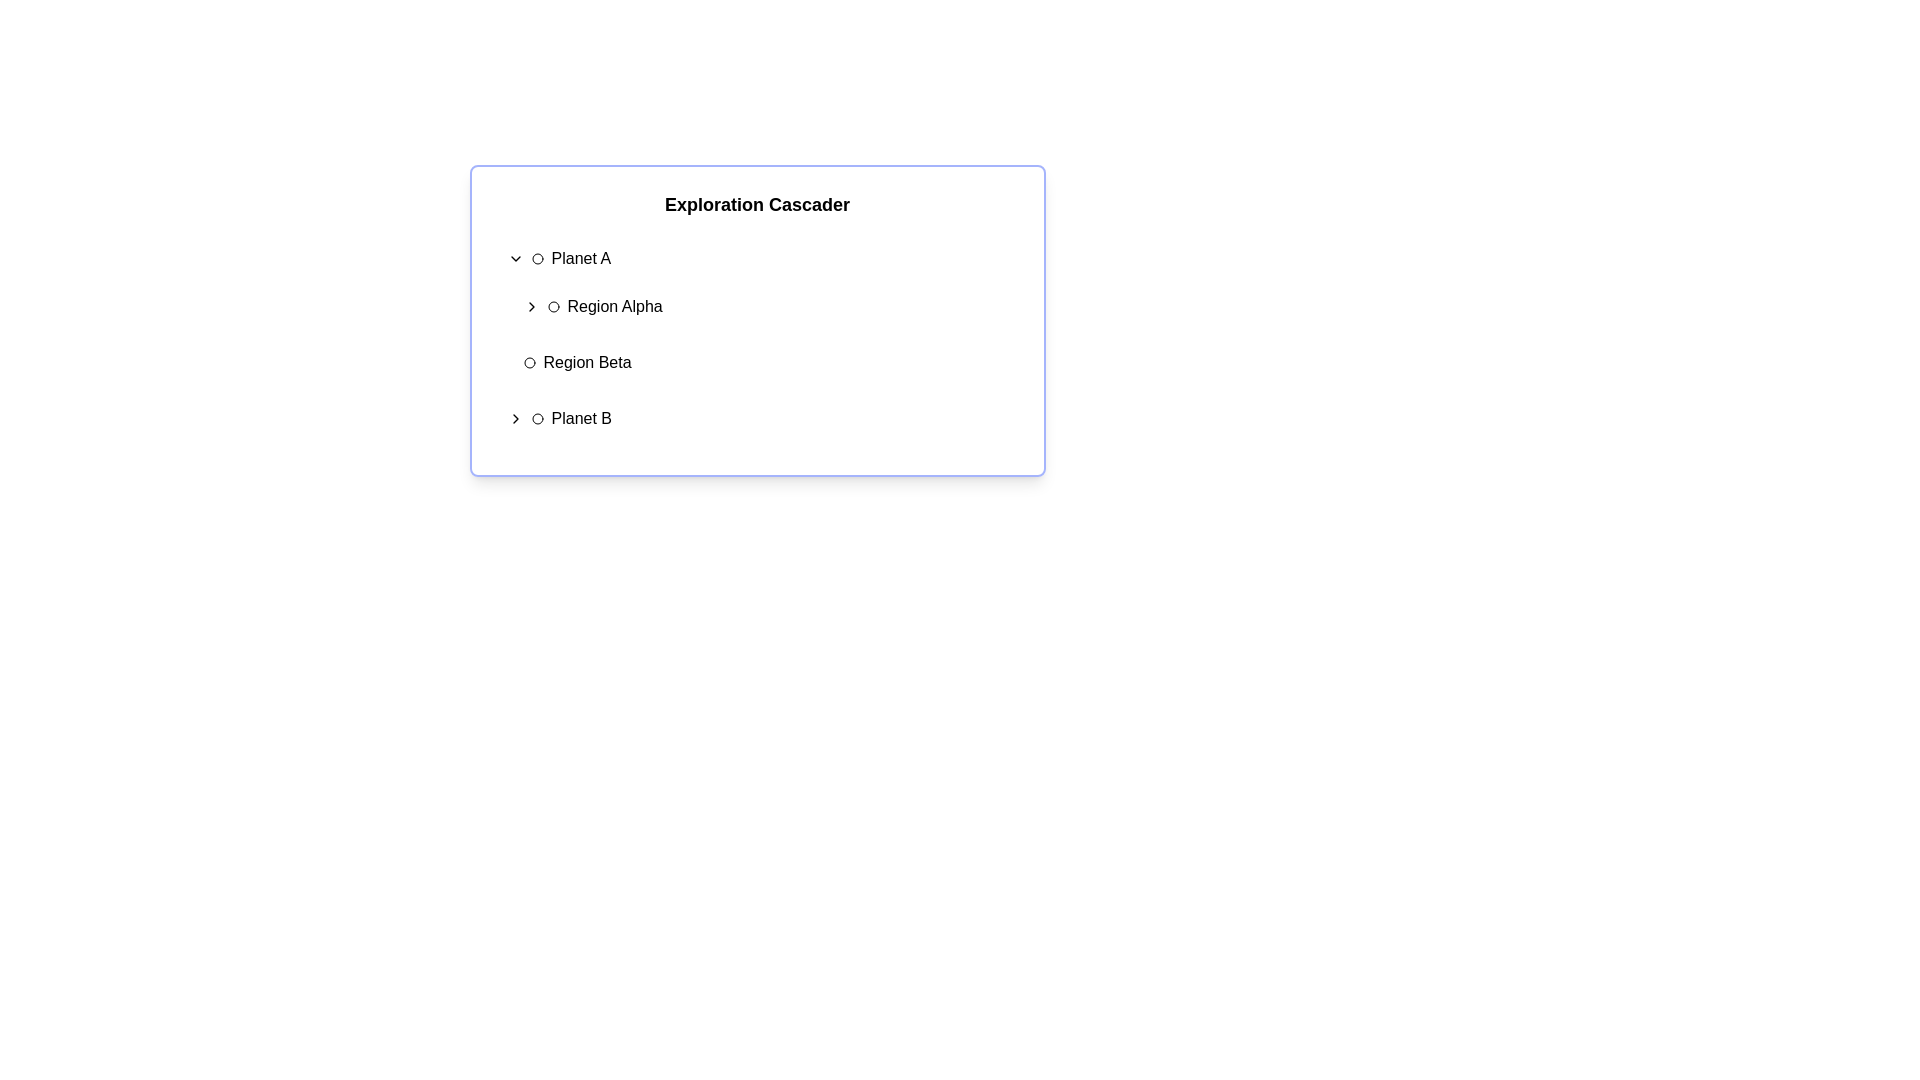 Image resolution: width=1920 pixels, height=1080 pixels. Describe the element at coordinates (586, 362) in the screenshot. I see `the text label displaying 'Region Beta'` at that location.